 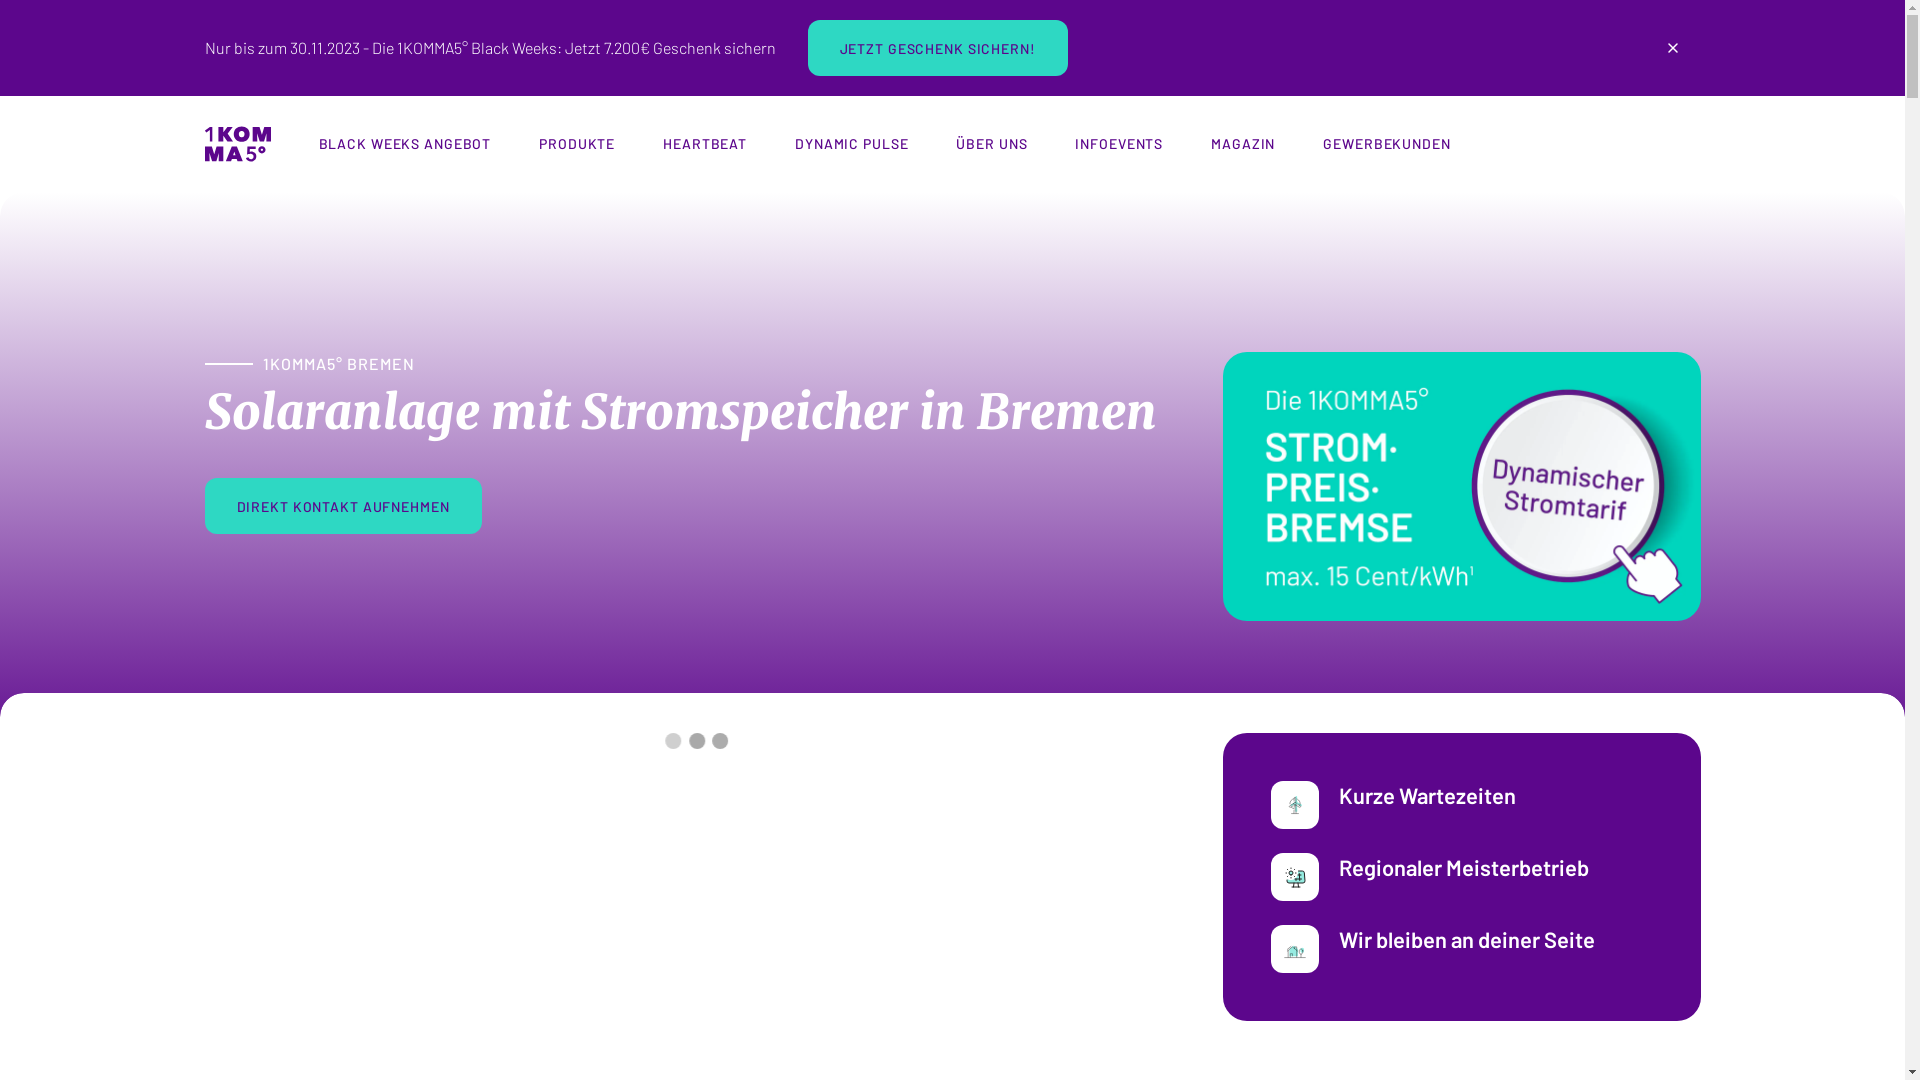 I want to click on 'JETZT GESCHENK SICHERN!', so click(x=936, y=46).